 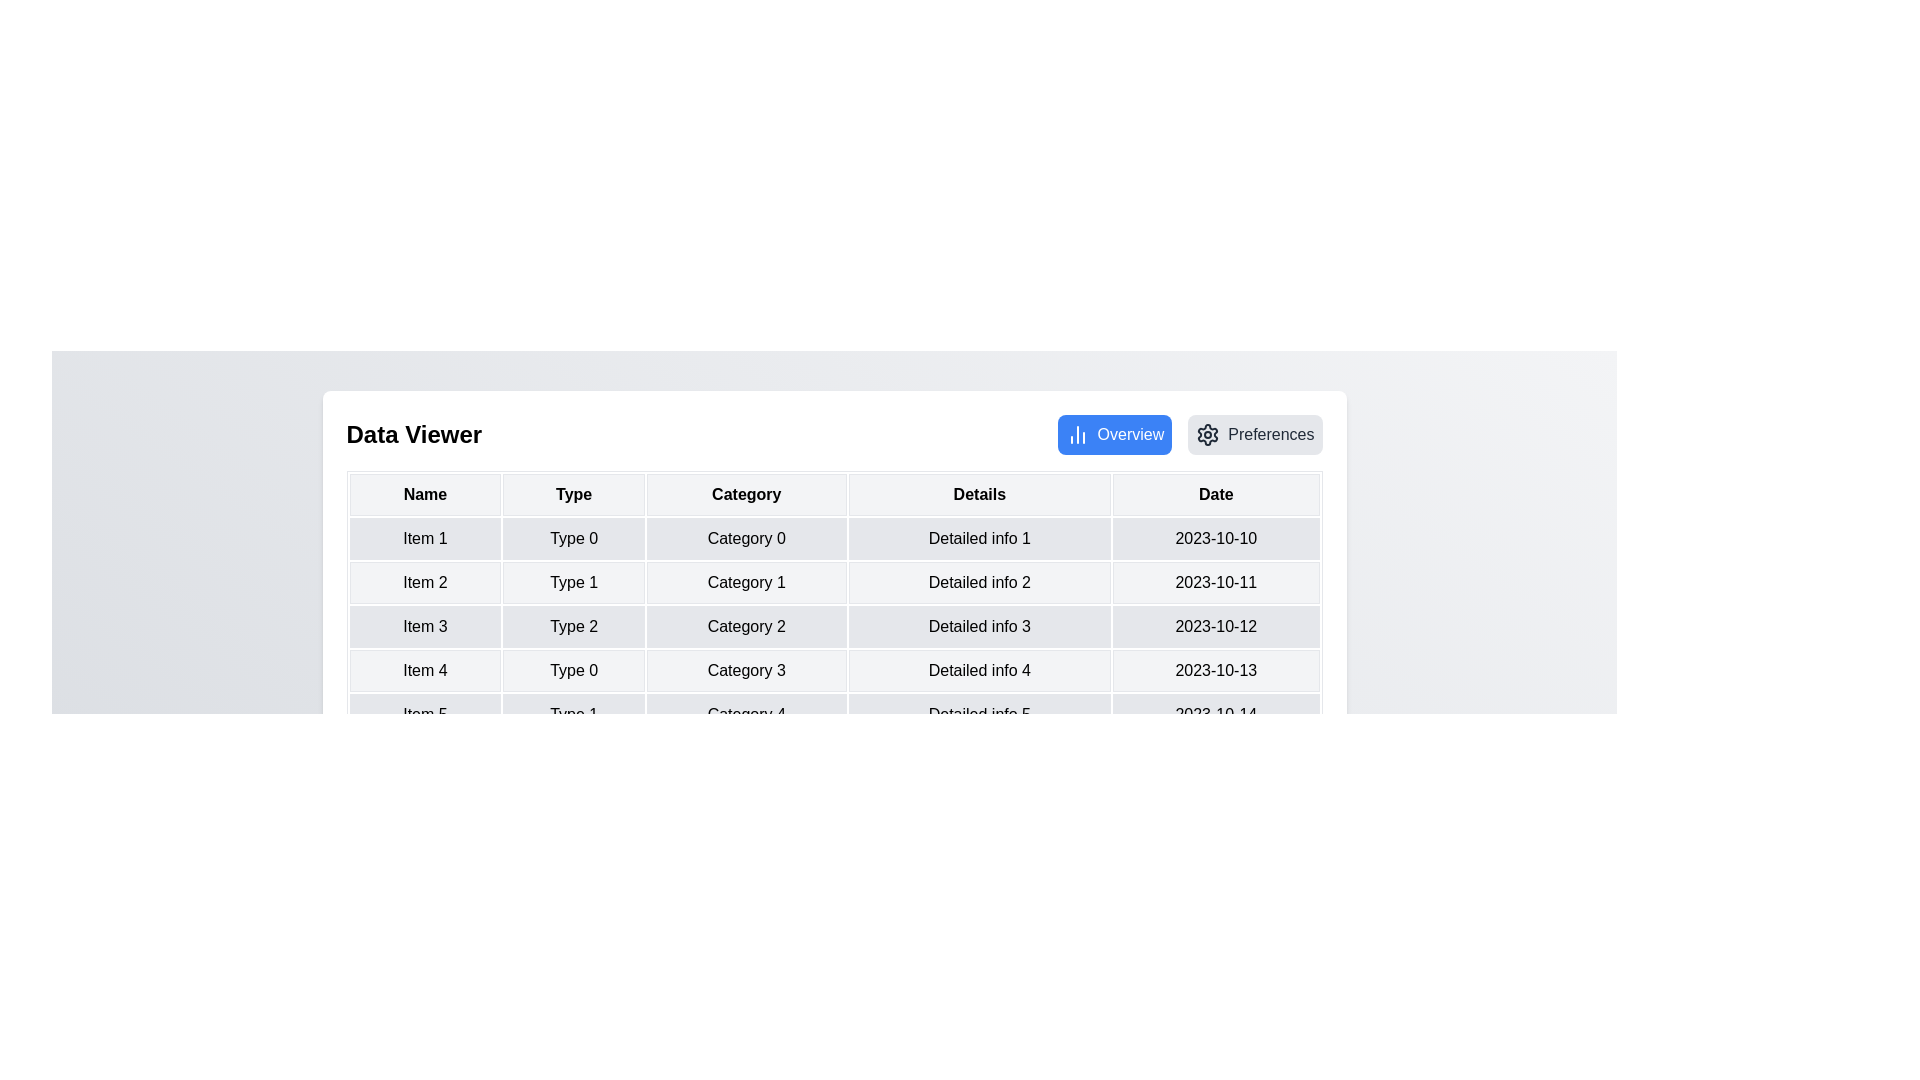 What do you see at coordinates (745, 494) in the screenshot?
I see `the column header Category to explore sorting options` at bounding box center [745, 494].